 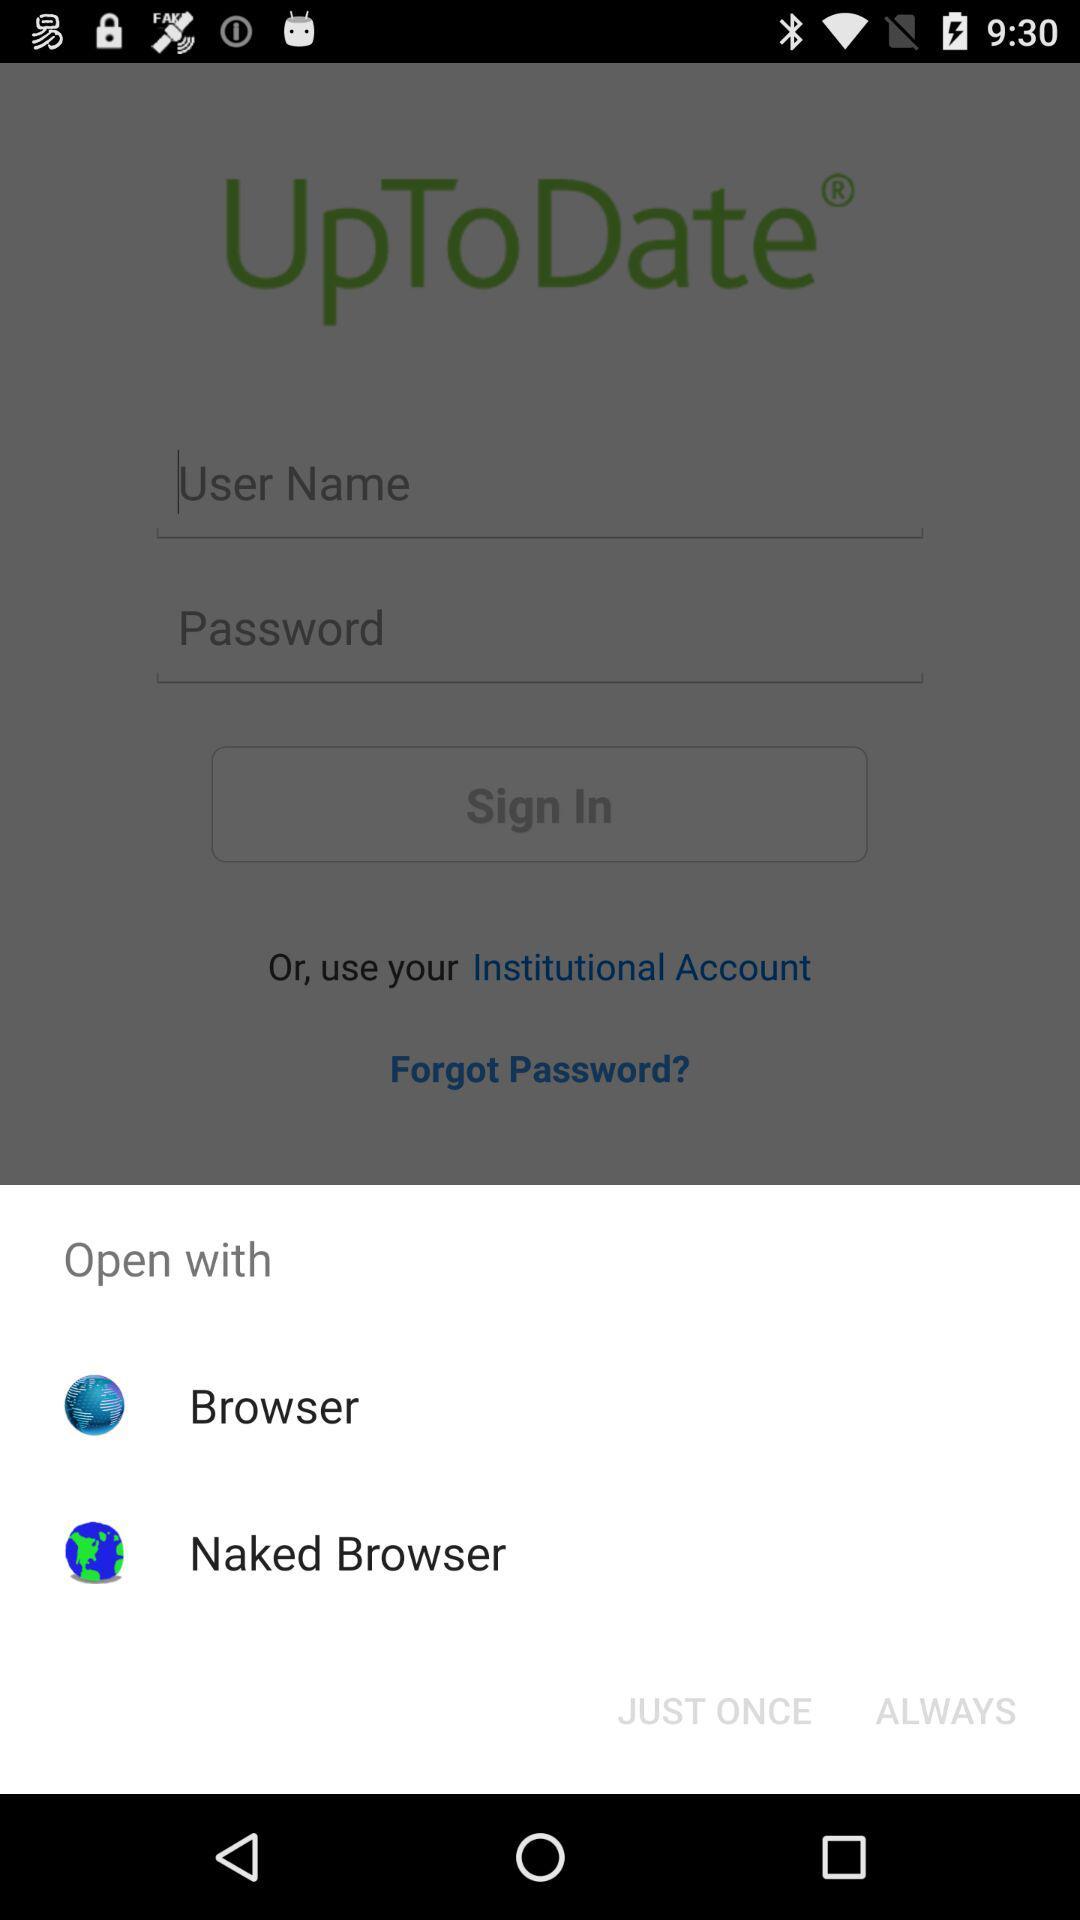 What do you see at coordinates (713, 1708) in the screenshot?
I see `the item next to the always` at bounding box center [713, 1708].